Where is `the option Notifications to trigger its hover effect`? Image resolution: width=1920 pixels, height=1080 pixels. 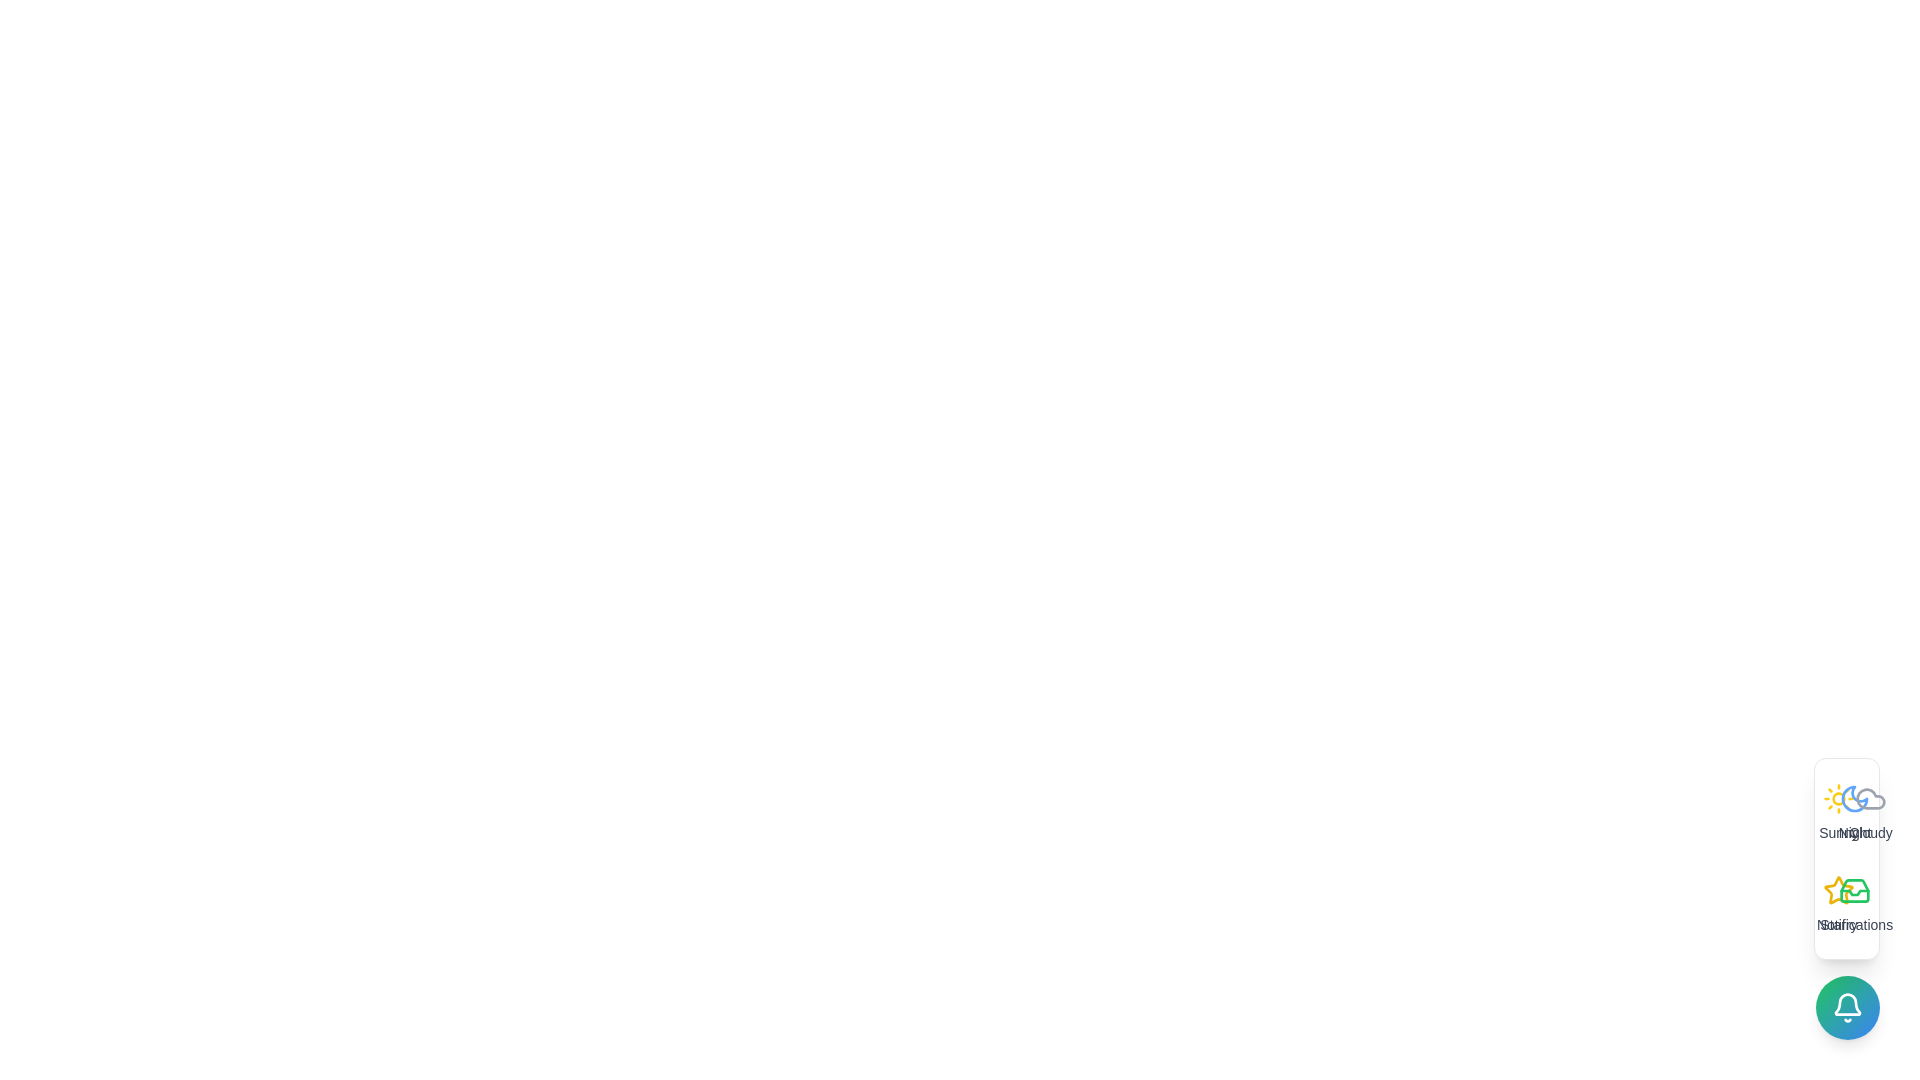 the option Notifications to trigger its hover effect is located at coordinates (1853, 905).